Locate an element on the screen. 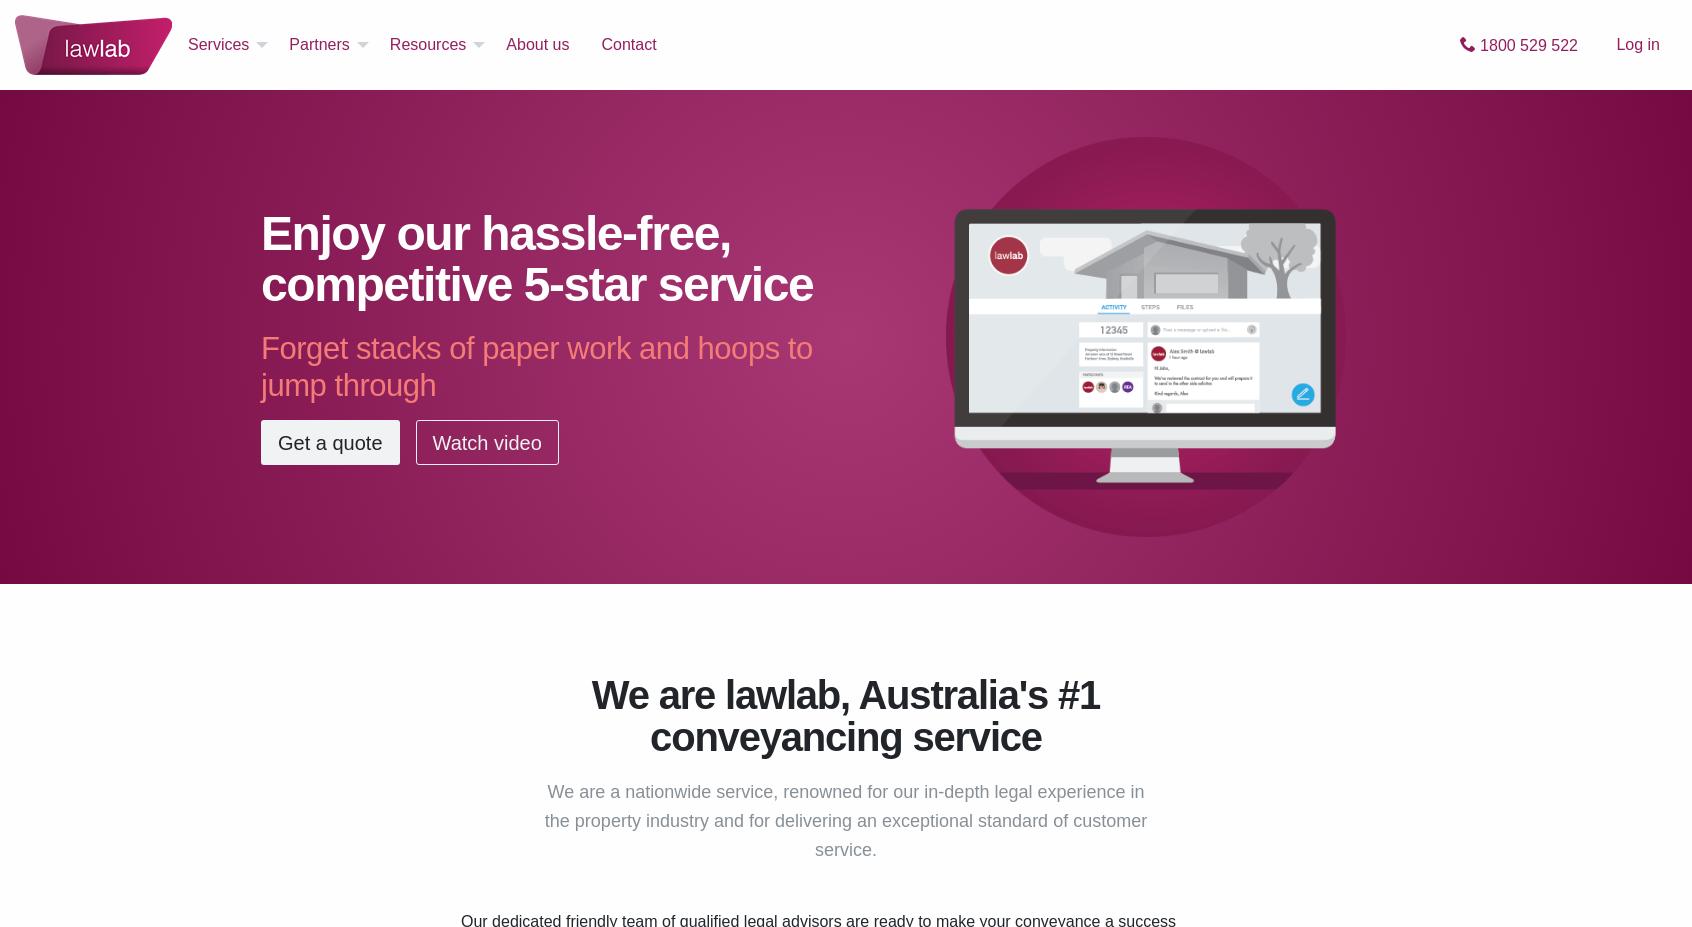 Image resolution: width=1692 pixels, height=927 pixels. 'Get a quote' is located at coordinates (328, 440).